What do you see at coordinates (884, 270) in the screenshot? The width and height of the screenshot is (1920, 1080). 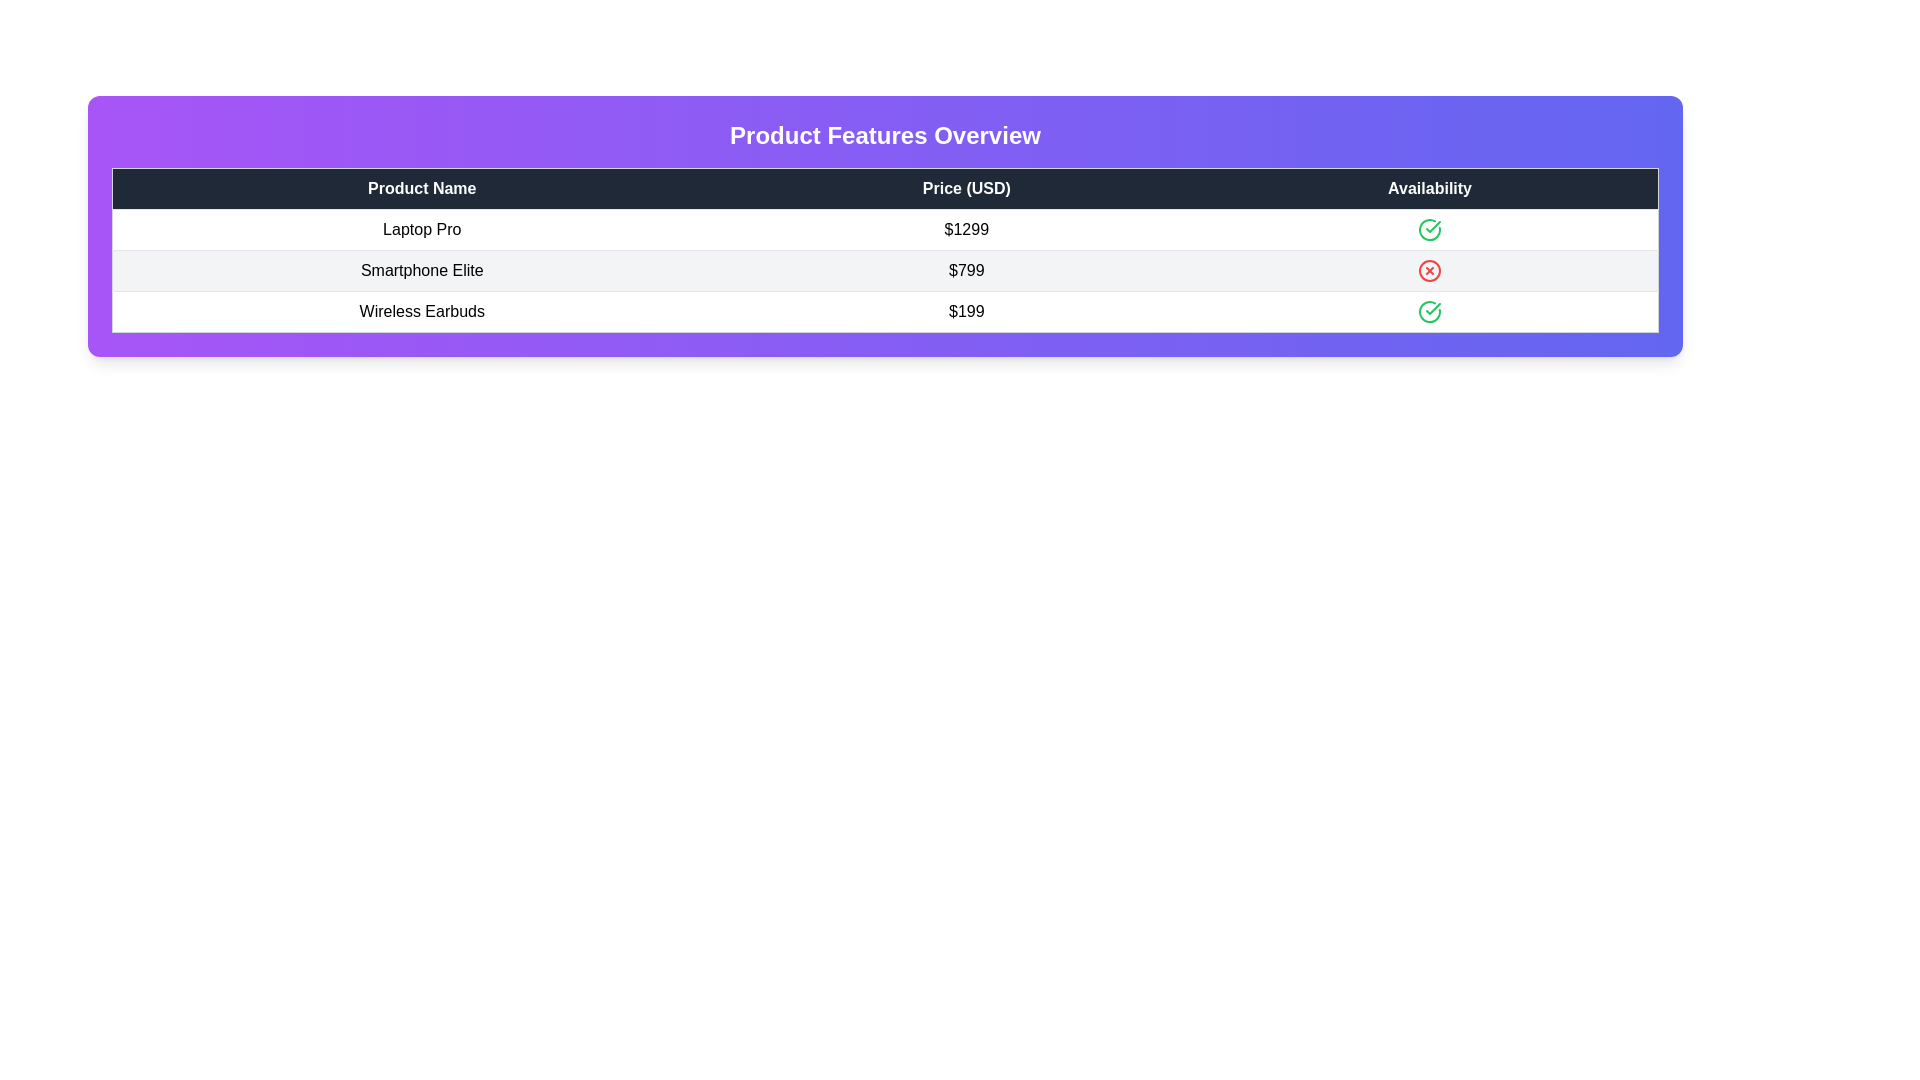 I see `the second row in the 'Product Features Overview' table that displays information about the 'Smartphone Elite' product` at bounding box center [884, 270].